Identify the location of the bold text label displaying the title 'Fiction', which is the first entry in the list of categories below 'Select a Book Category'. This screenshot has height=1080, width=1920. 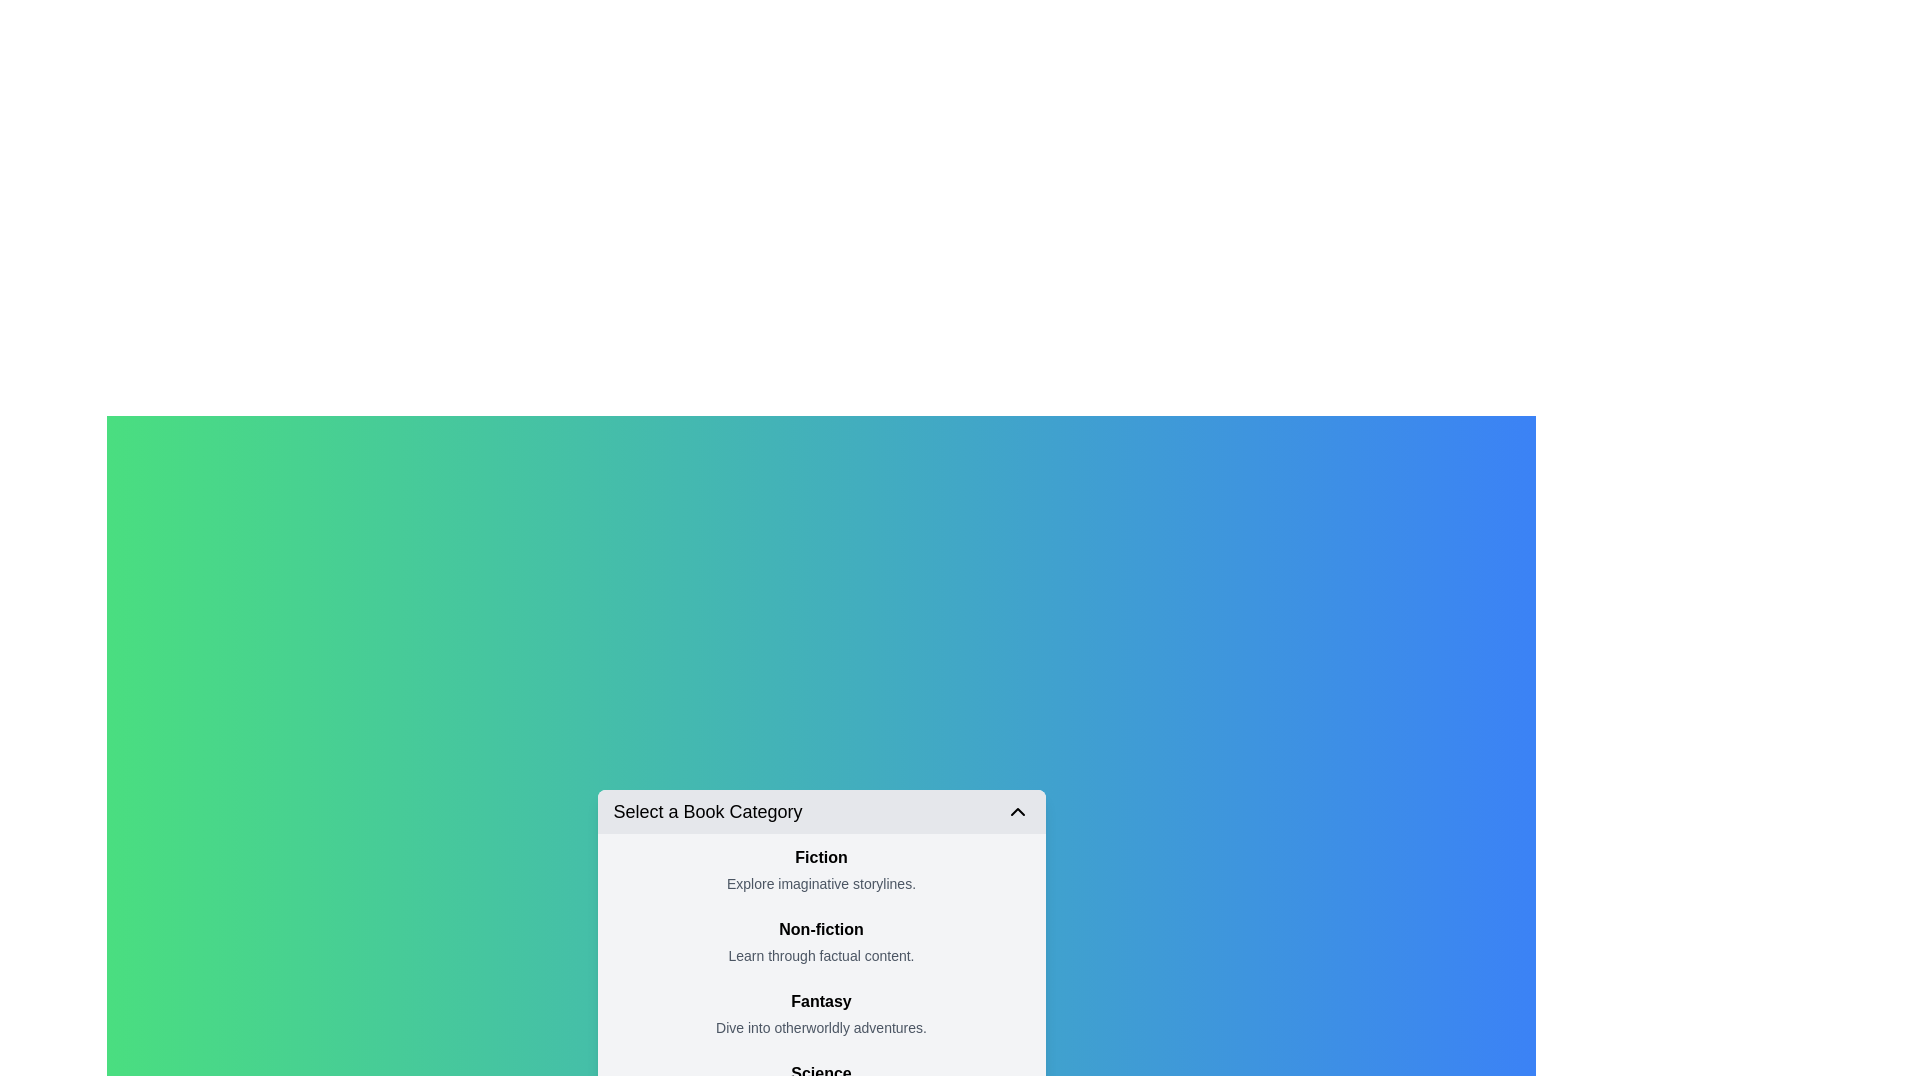
(821, 856).